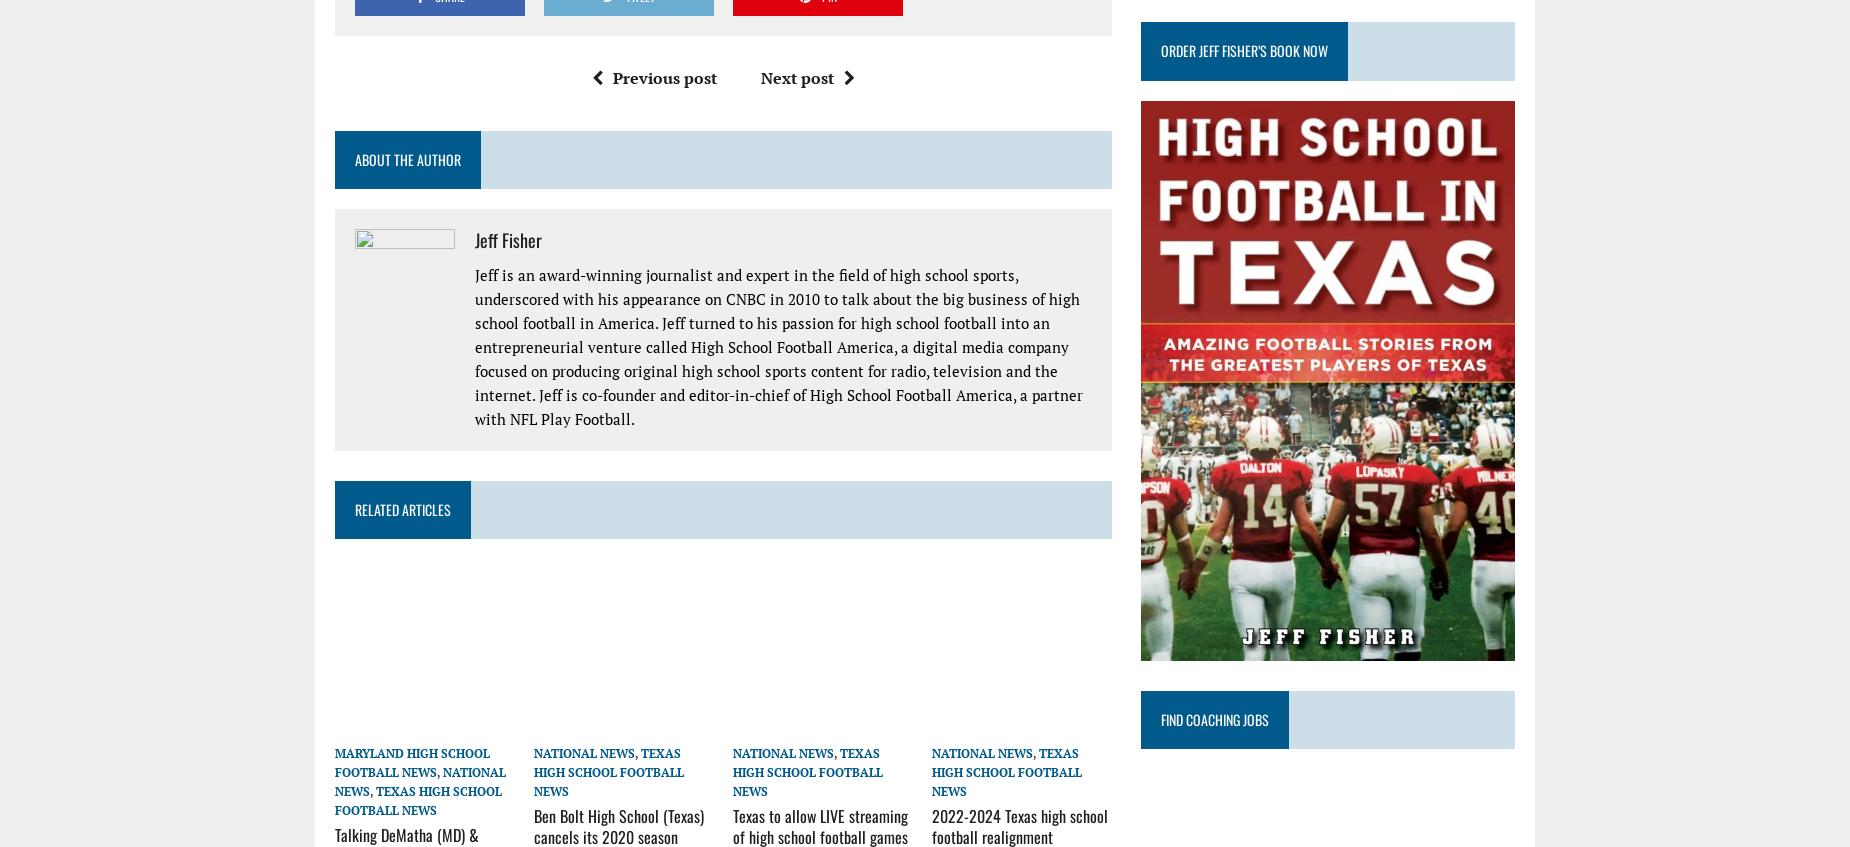 This screenshot has height=847, width=1850. I want to click on 'Order Jeff Fisher’s Book NOW', so click(1243, 49).